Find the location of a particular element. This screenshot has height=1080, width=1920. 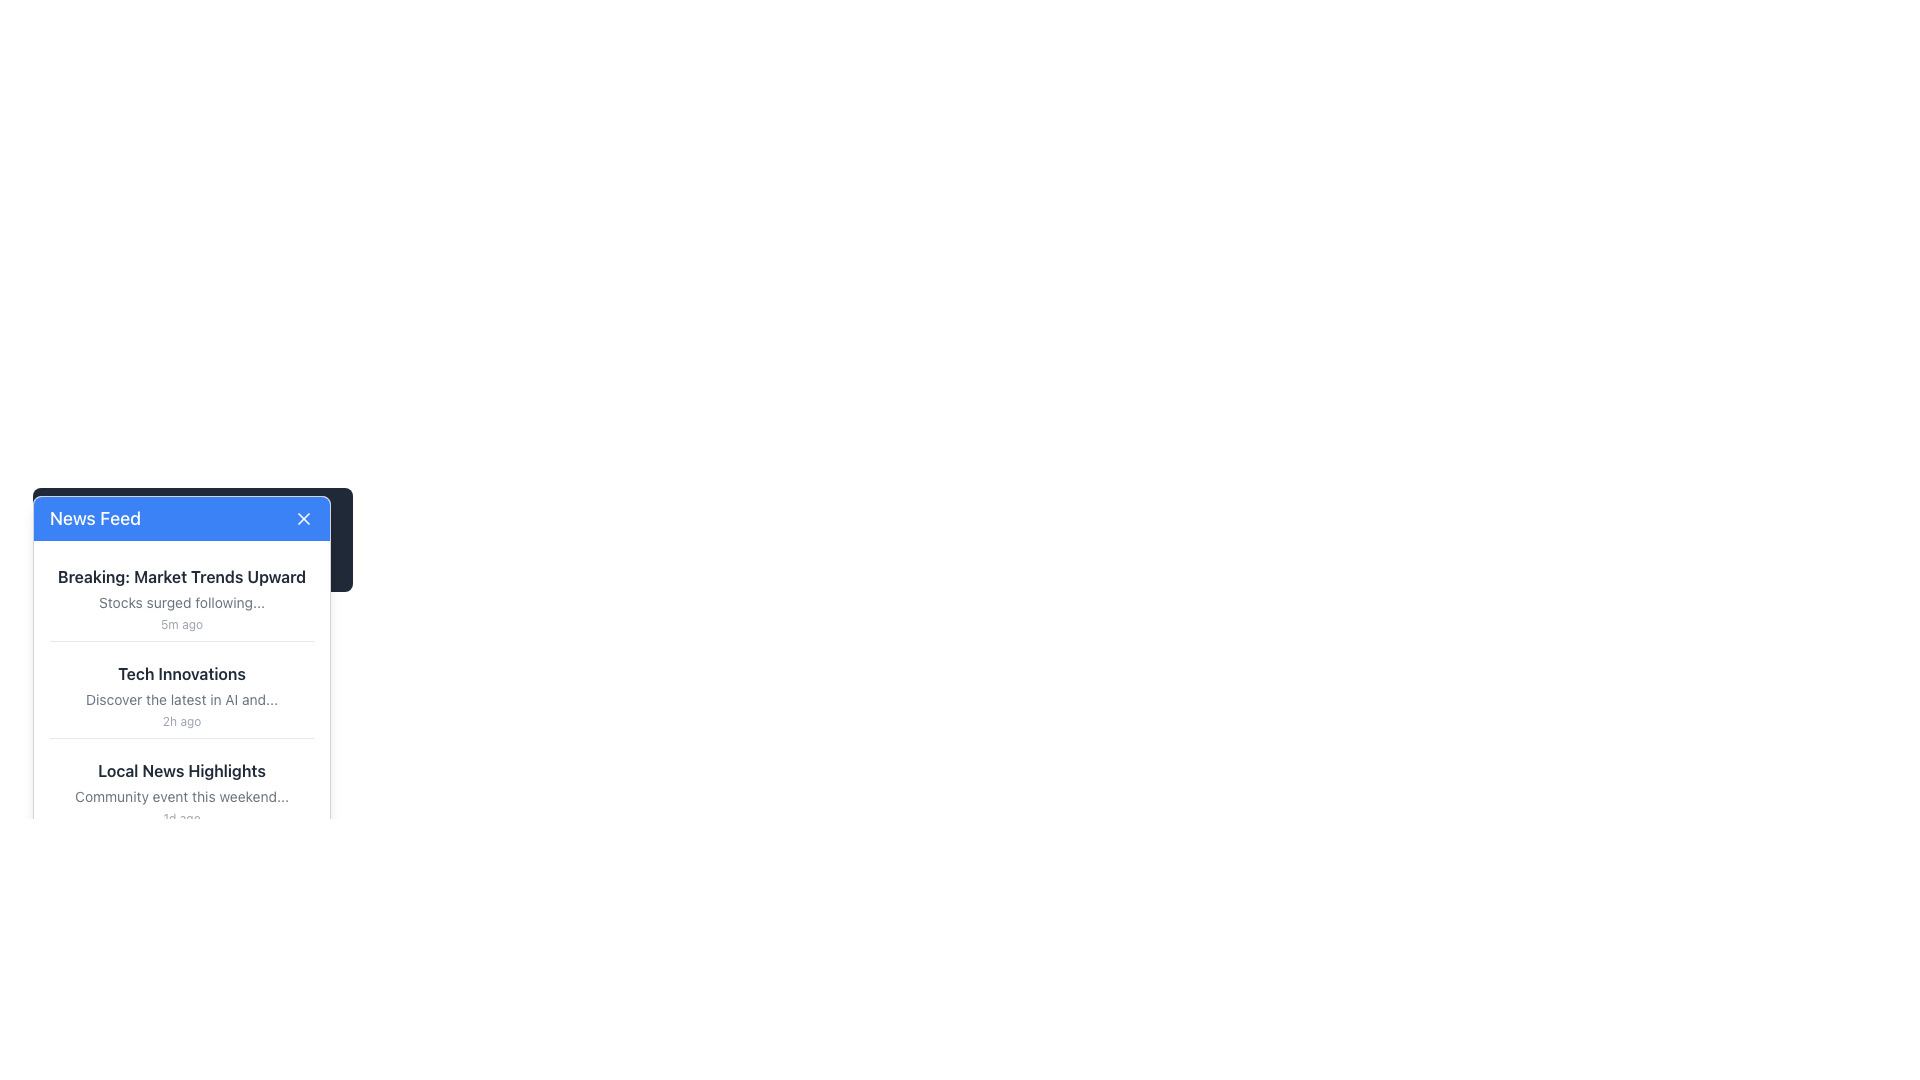

the news headline card located at the top of the 'News Feed' section is located at coordinates (182, 597).